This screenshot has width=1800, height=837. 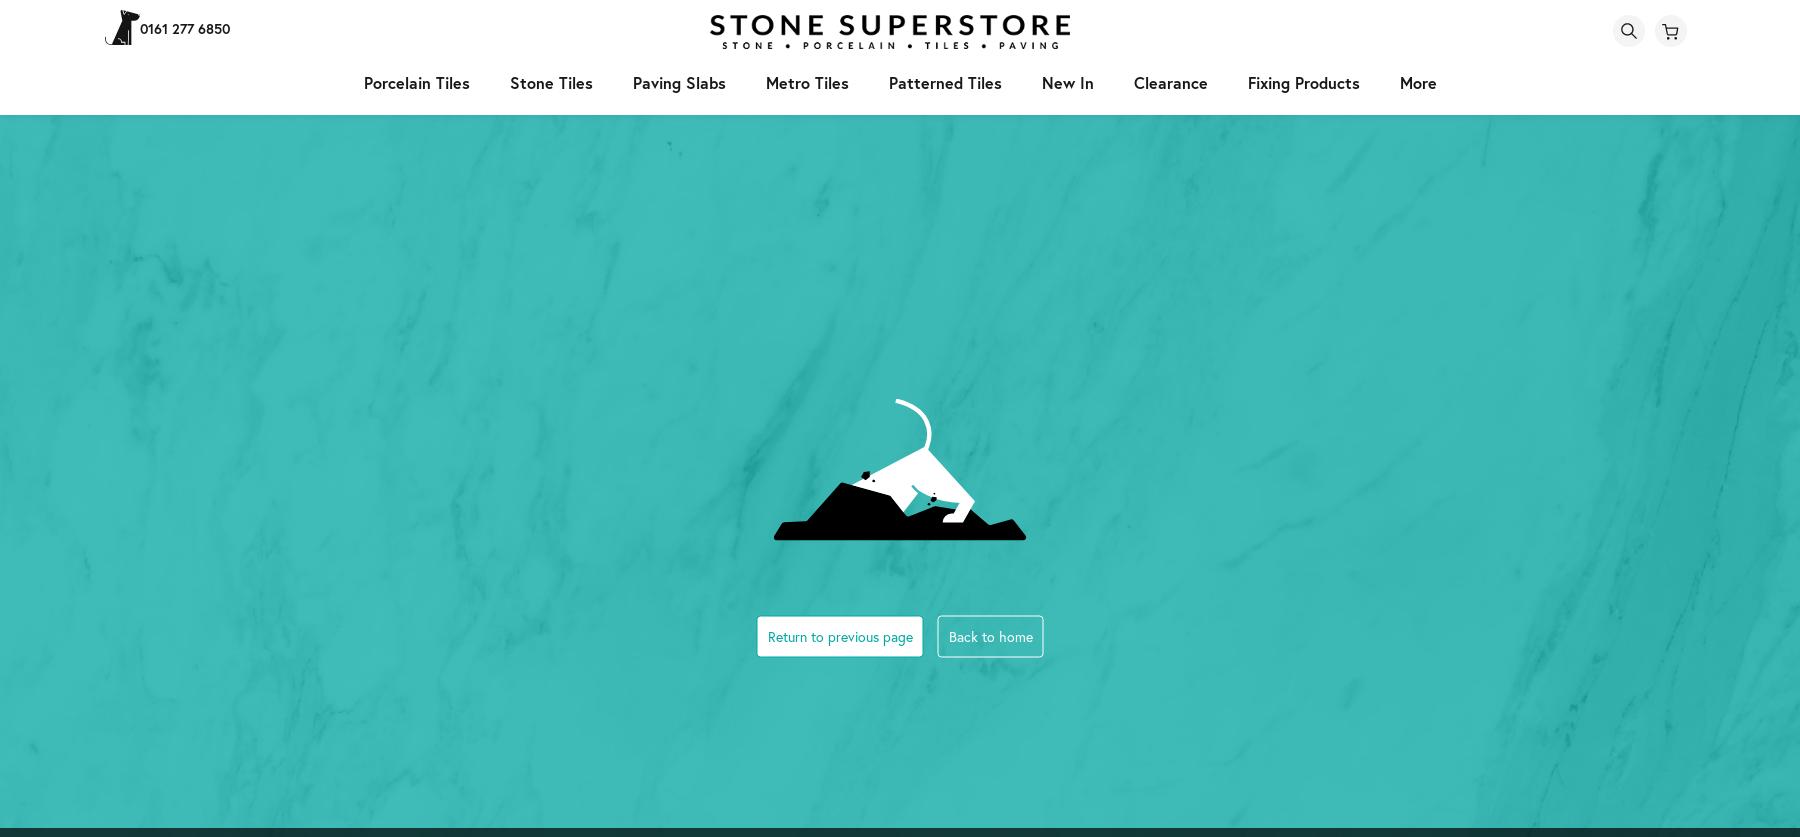 What do you see at coordinates (677, 82) in the screenshot?
I see `'paving slabs'` at bounding box center [677, 82].